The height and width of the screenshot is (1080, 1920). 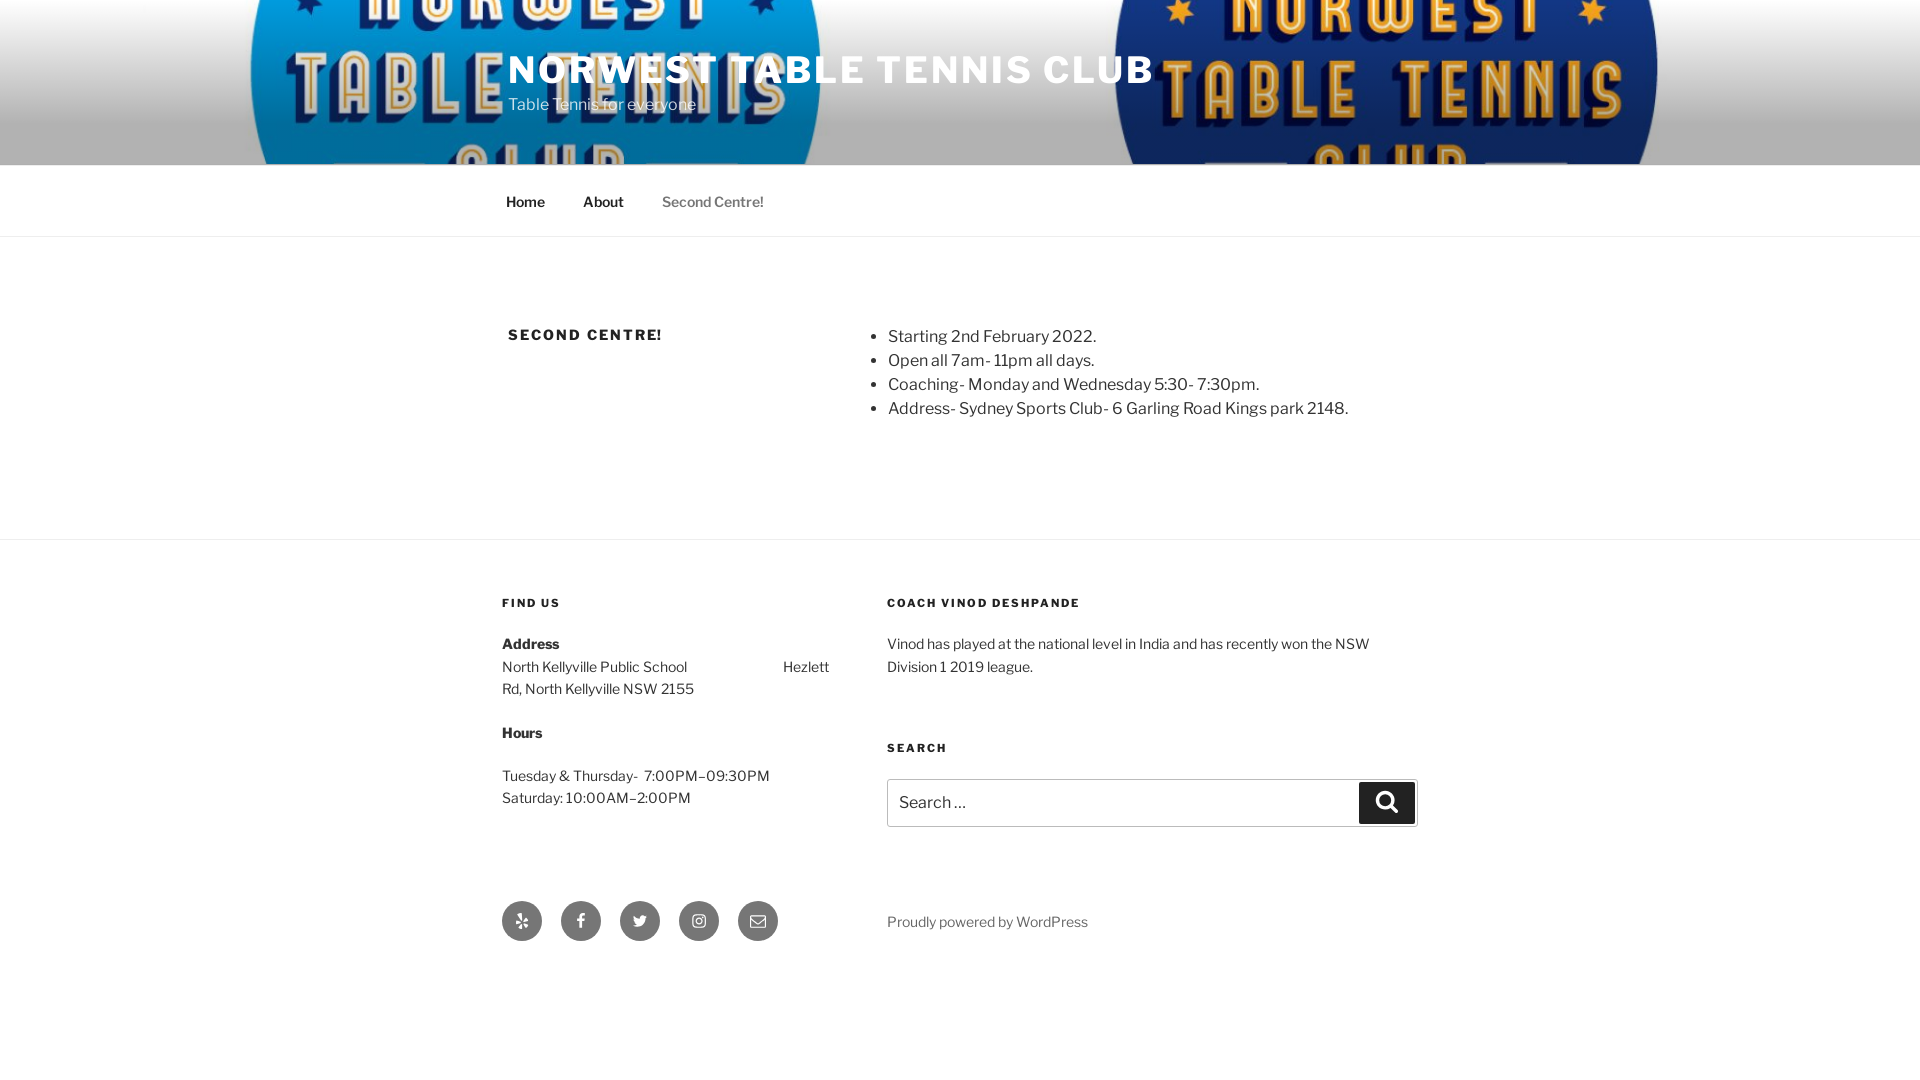 What do you see at coordinates (602, 200) in the screenshot?
I see `'About'` at bounding box center [602, 200].